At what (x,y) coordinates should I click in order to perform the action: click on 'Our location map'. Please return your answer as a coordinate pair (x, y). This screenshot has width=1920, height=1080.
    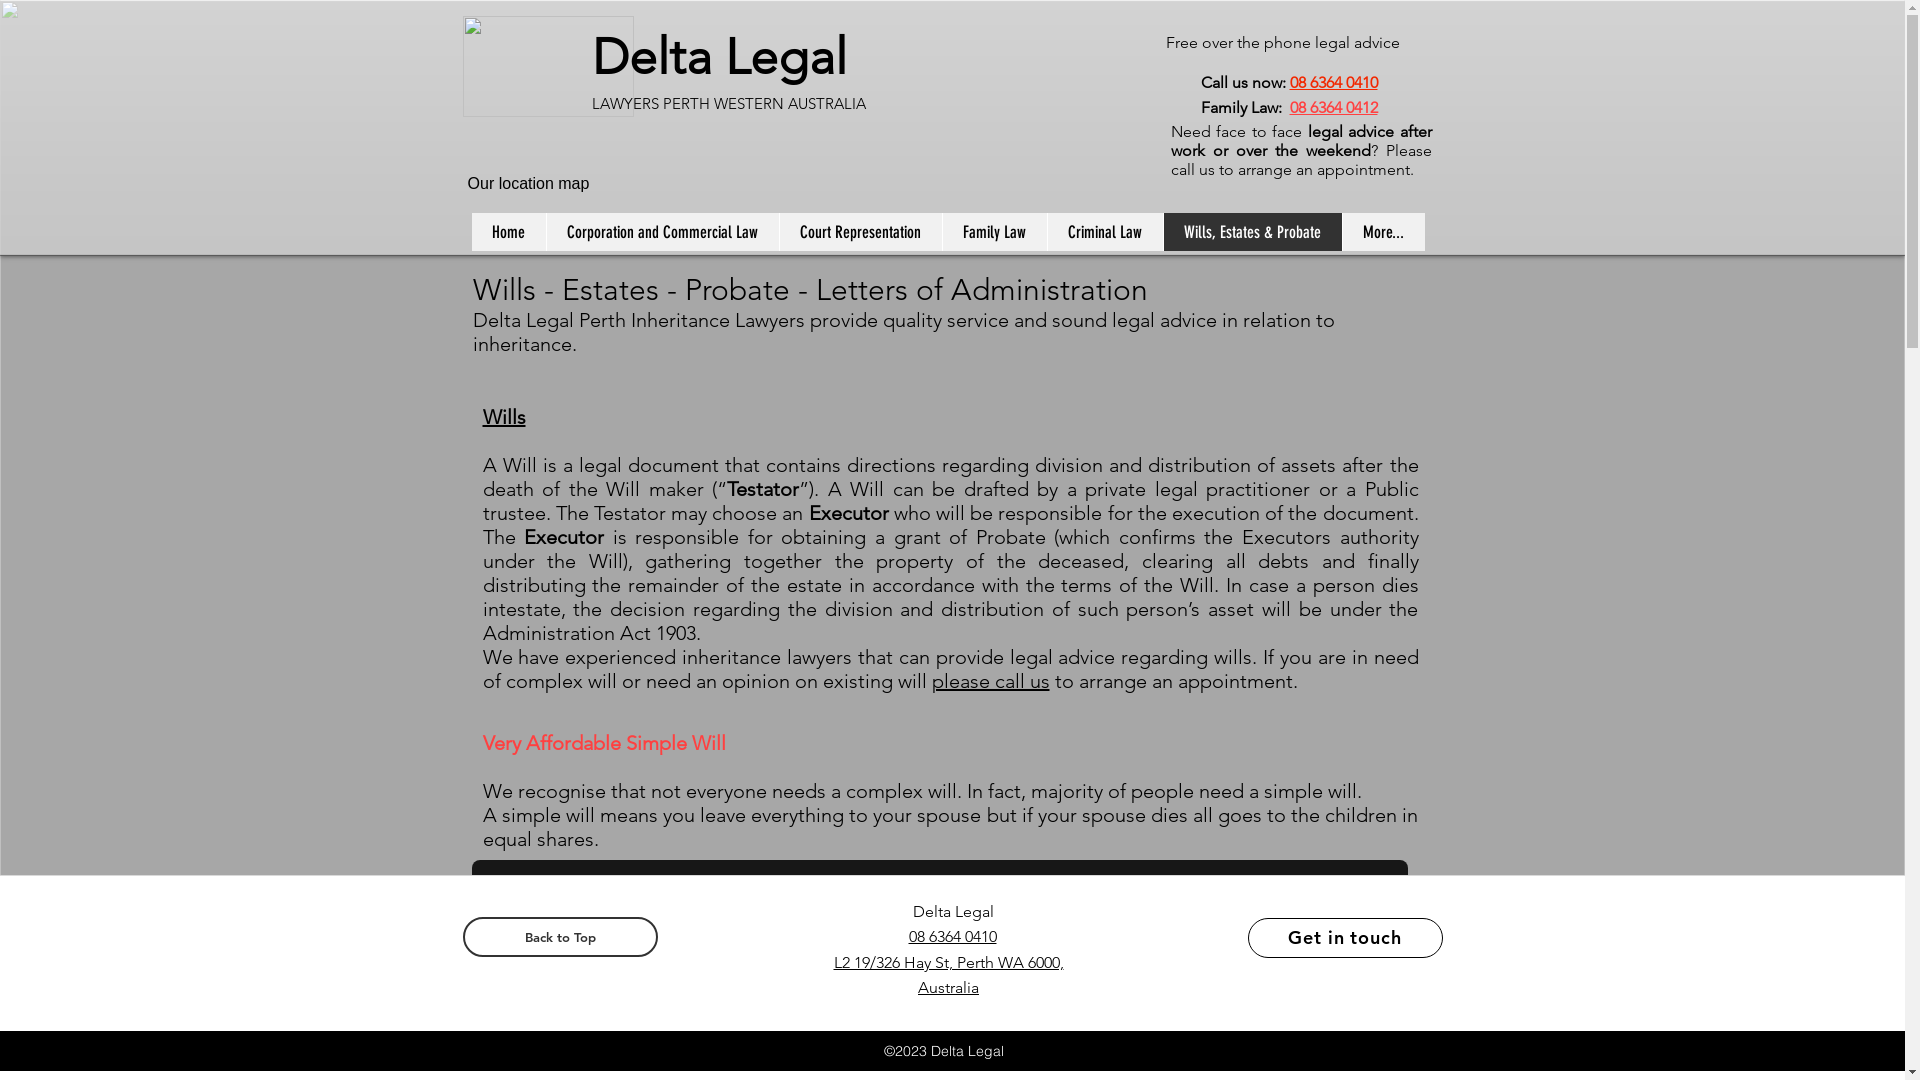
    Looking at the image, I should click on (528, 183).